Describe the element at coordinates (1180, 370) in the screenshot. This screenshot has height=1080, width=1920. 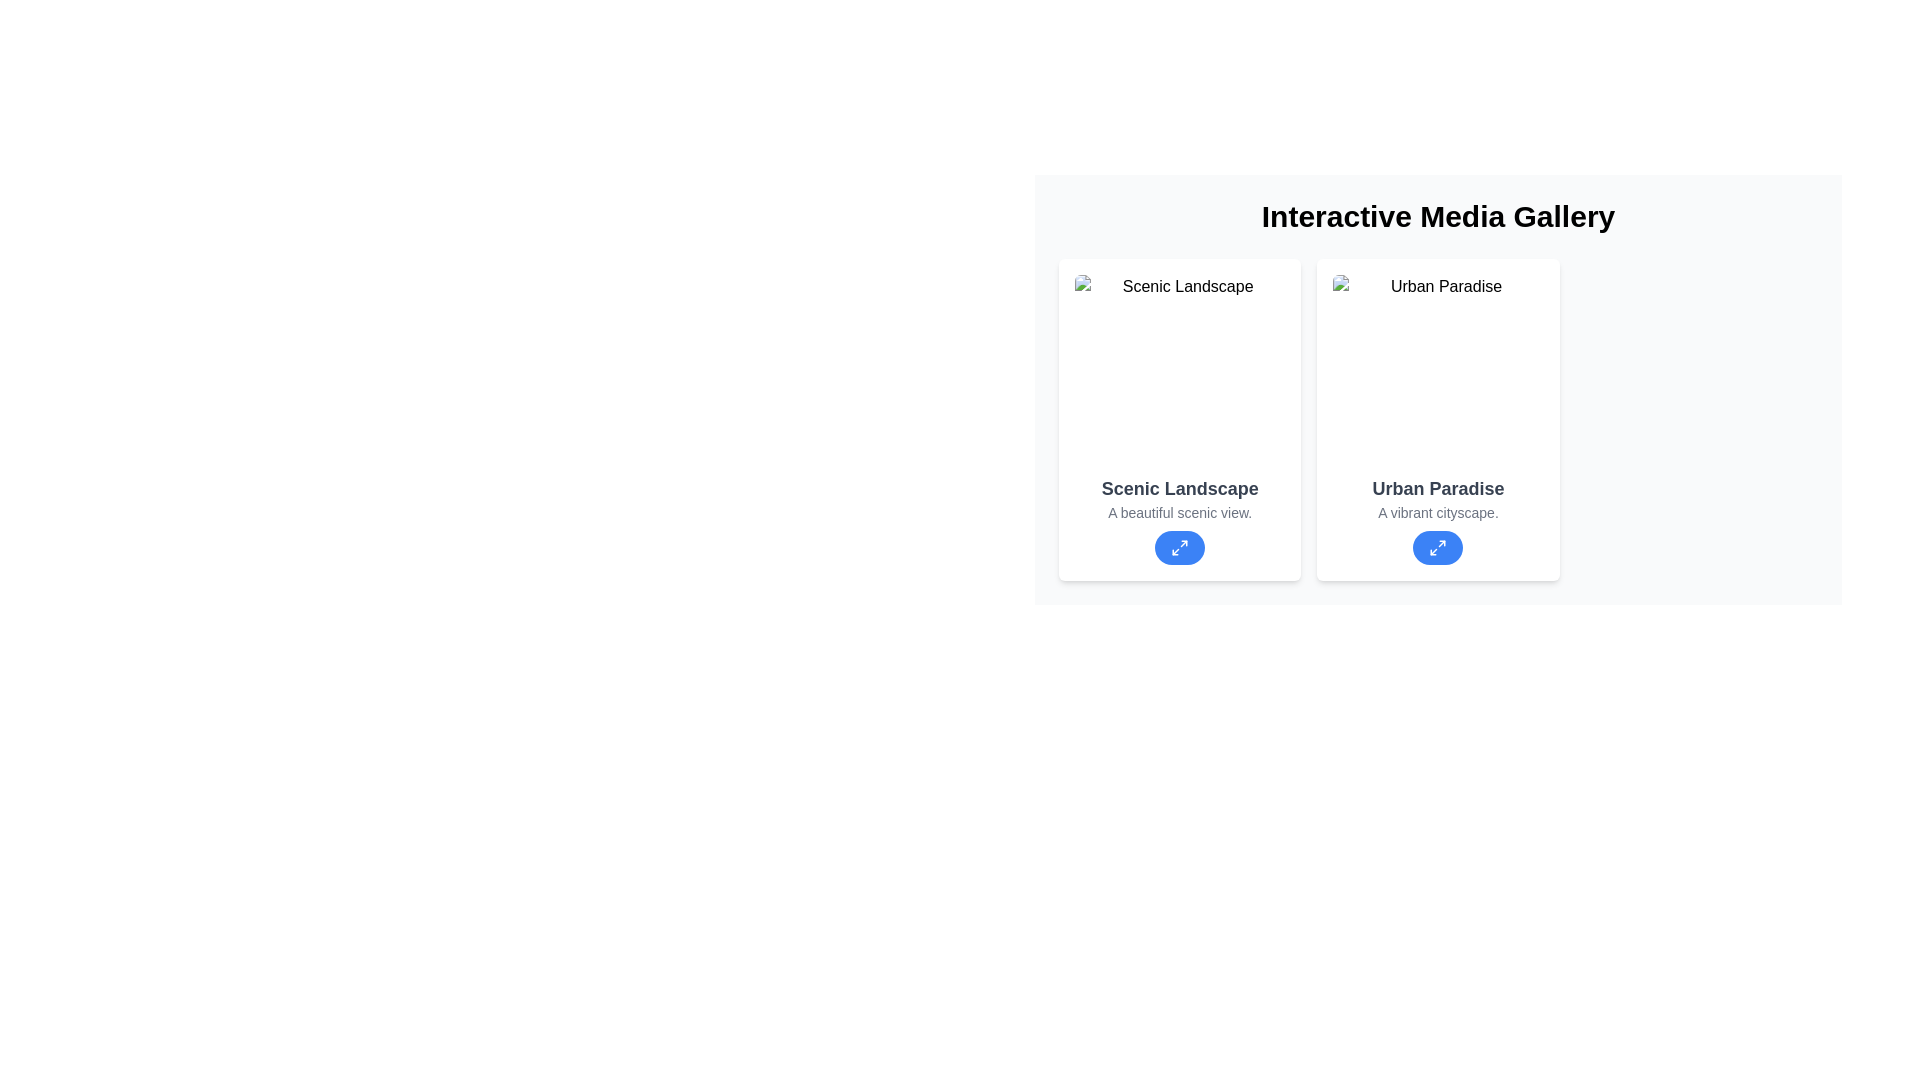
I see `the image displaying a scenic landscape, which is located at the top section of a card in a horizontally arranged gallery grid` at that location.